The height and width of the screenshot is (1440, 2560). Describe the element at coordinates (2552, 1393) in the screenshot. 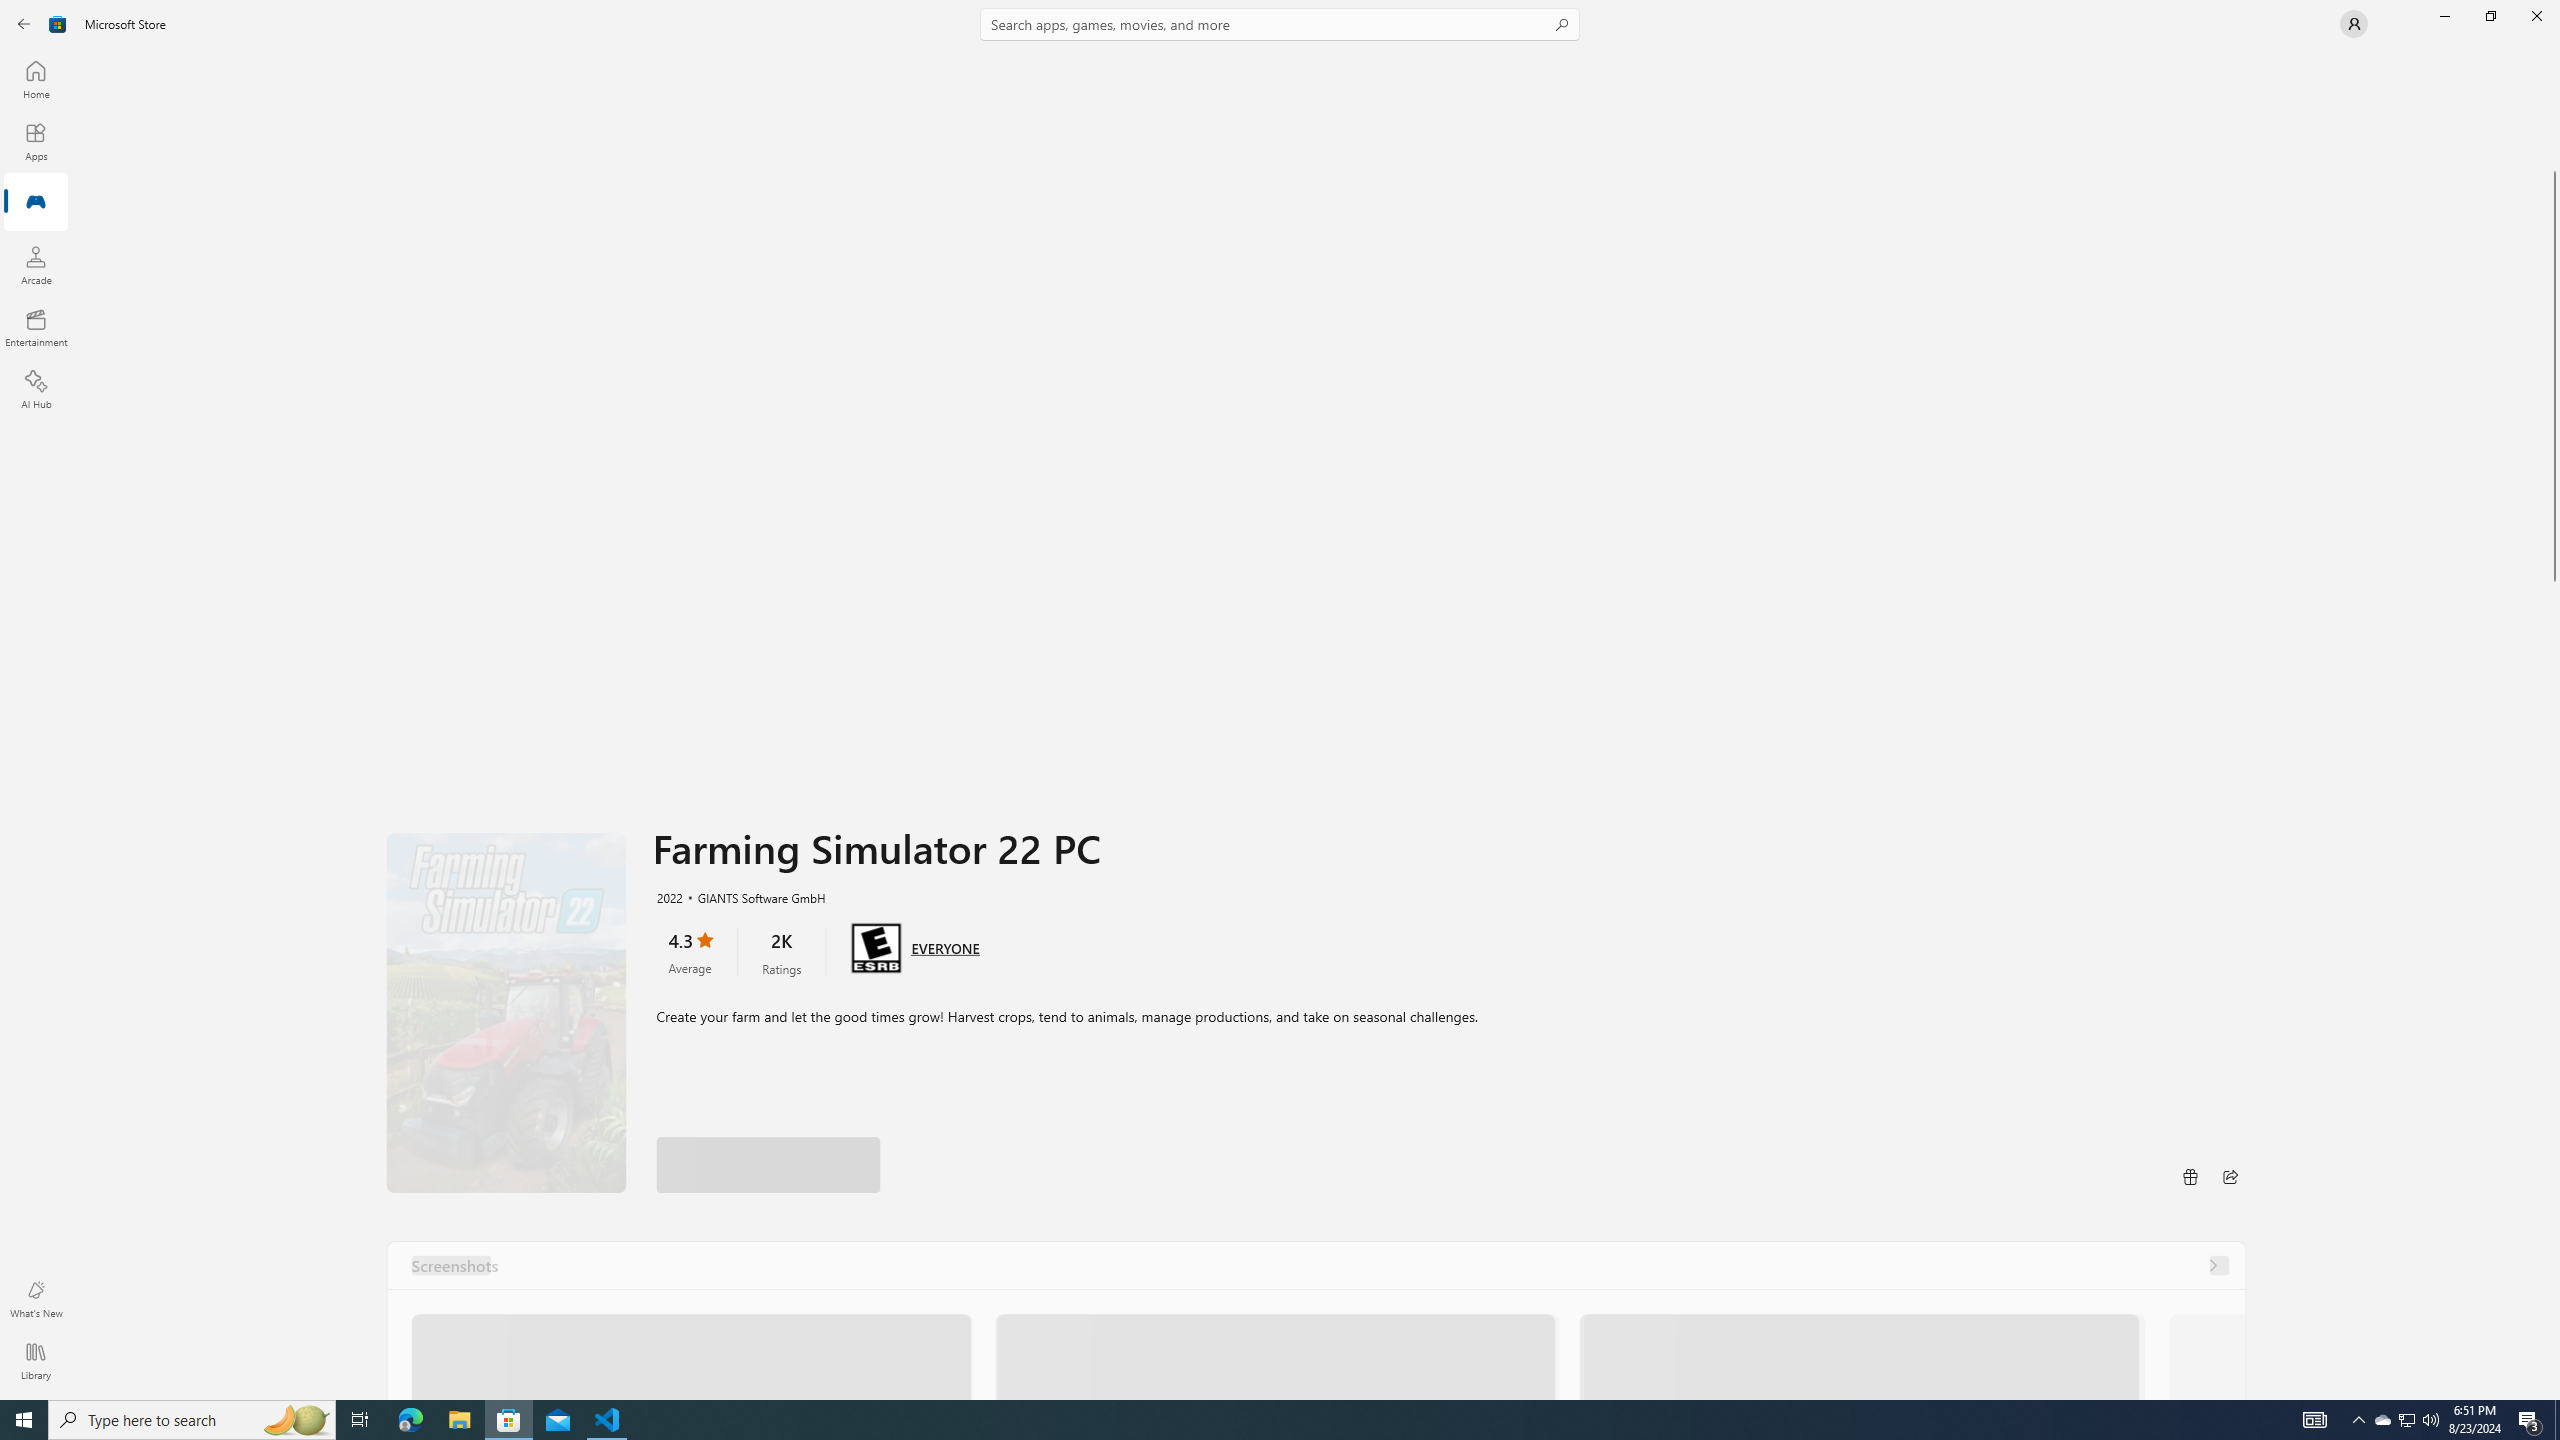

I see `'Vertical Small Increase'` at that location.